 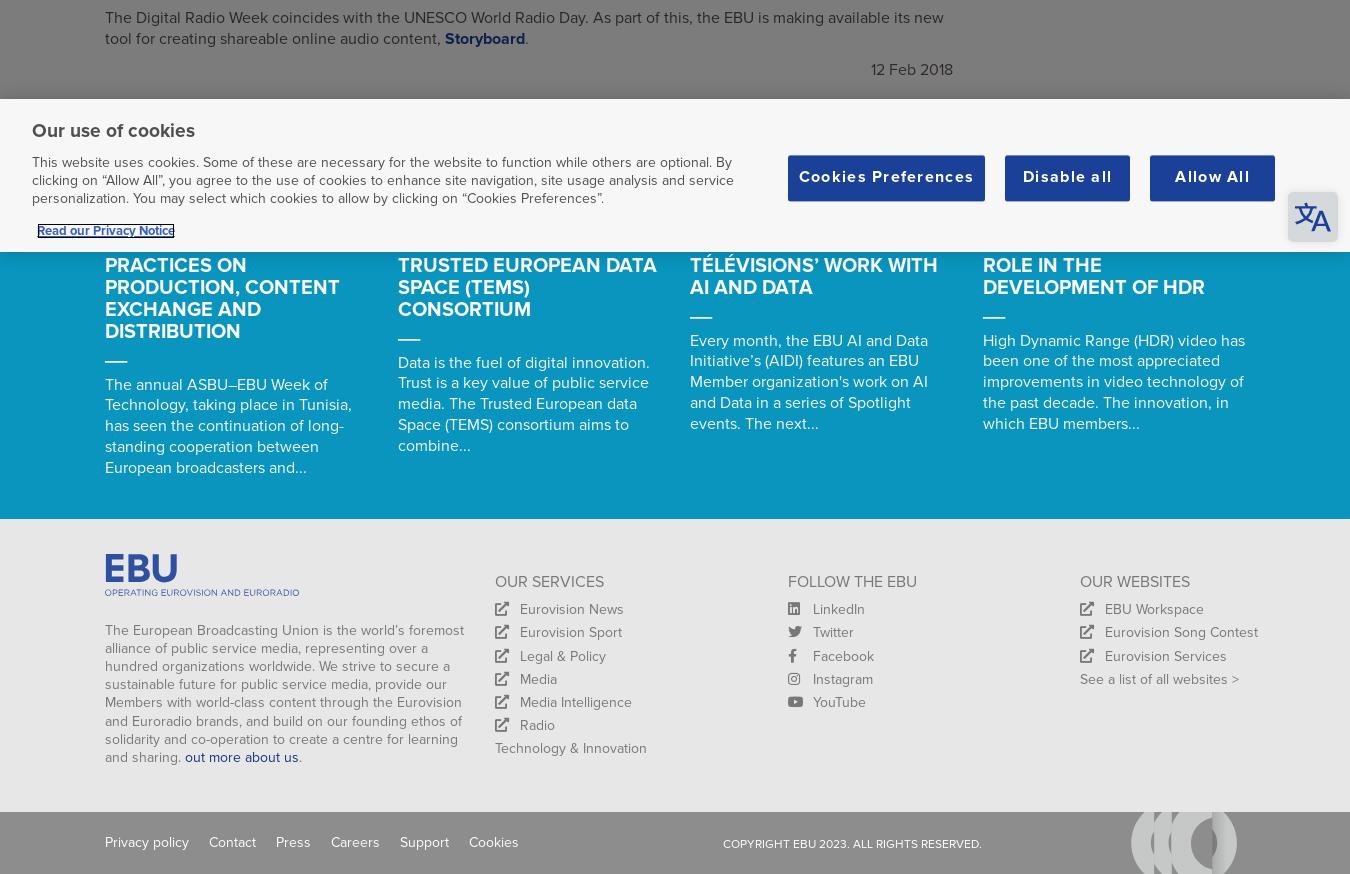 I want to click on 'Press', so click(x=292, y=842).